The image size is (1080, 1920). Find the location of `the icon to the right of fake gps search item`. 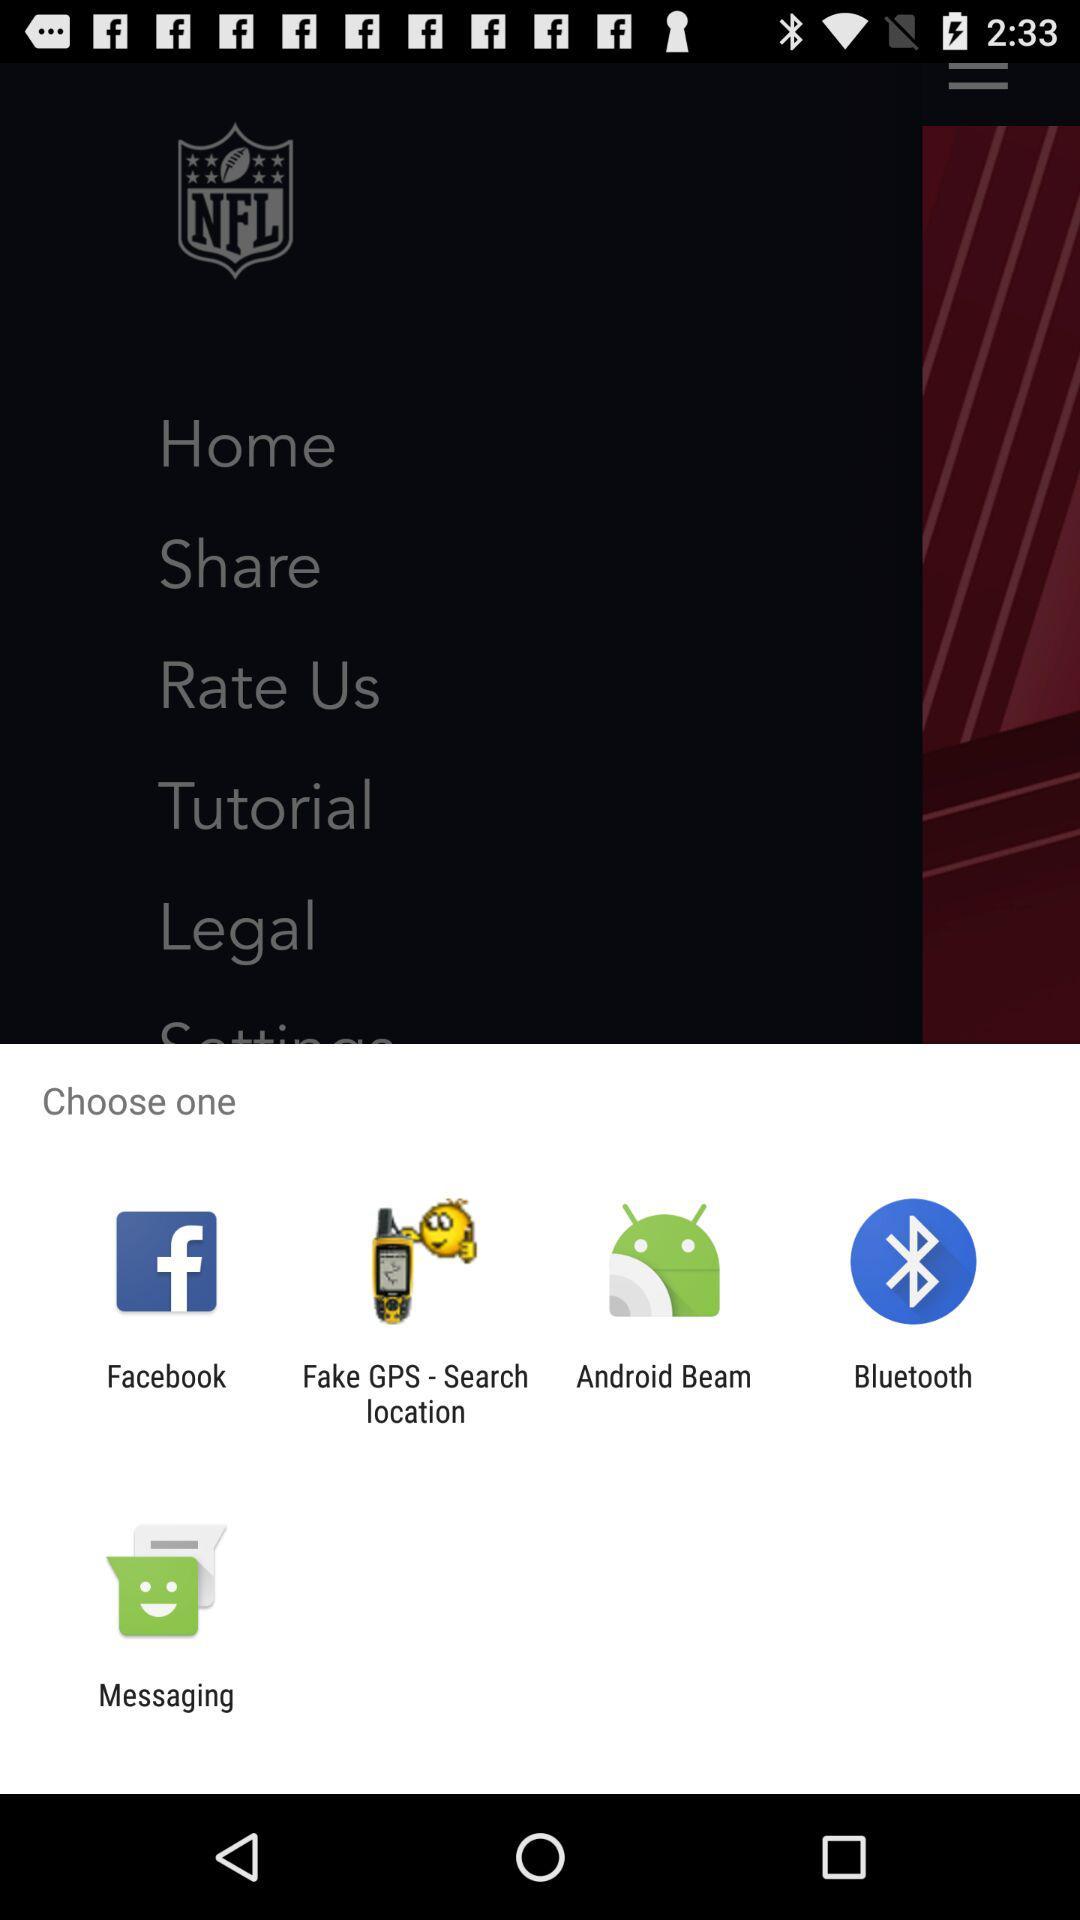

the icon to the right of fake gps search item is located at coordinates (664, 1392).